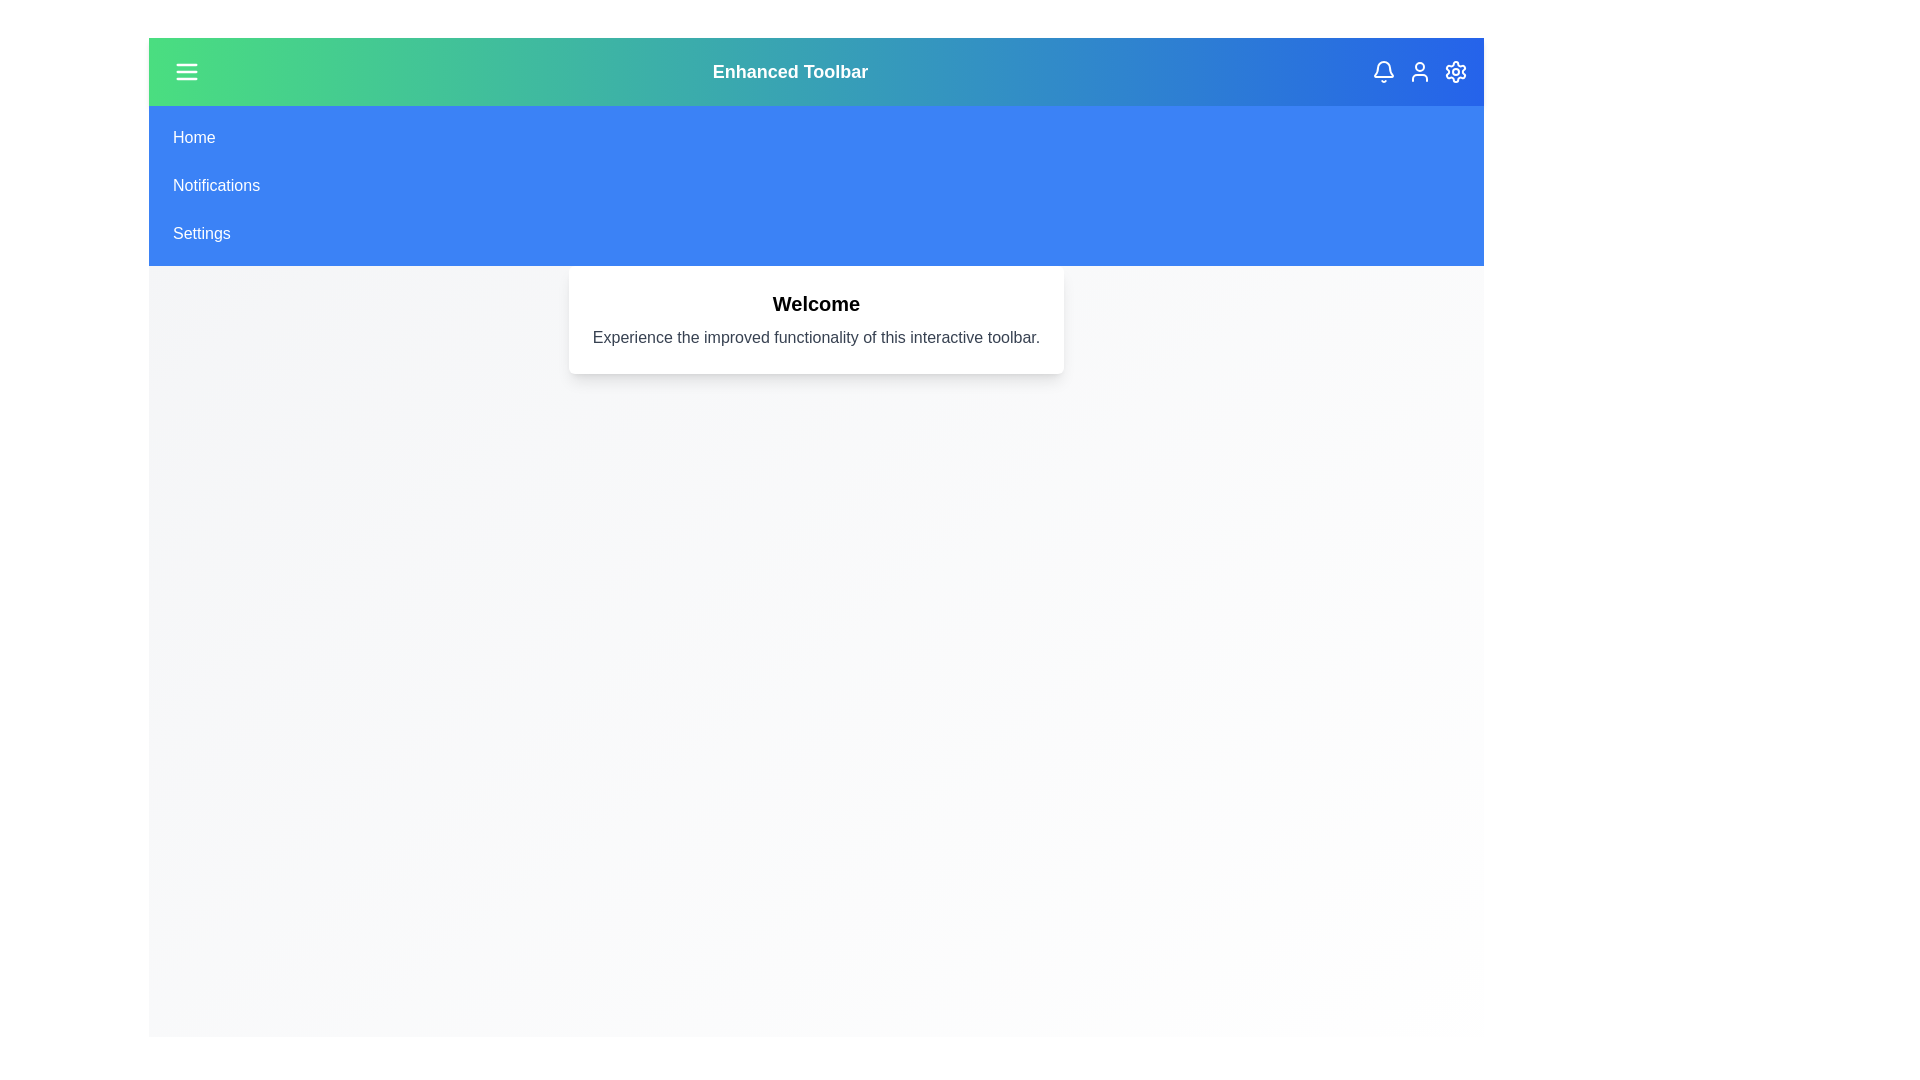  Describe the element at coordinates (1382, 71) in the screenshot. I see `the interactive element bell_icon` at that location.